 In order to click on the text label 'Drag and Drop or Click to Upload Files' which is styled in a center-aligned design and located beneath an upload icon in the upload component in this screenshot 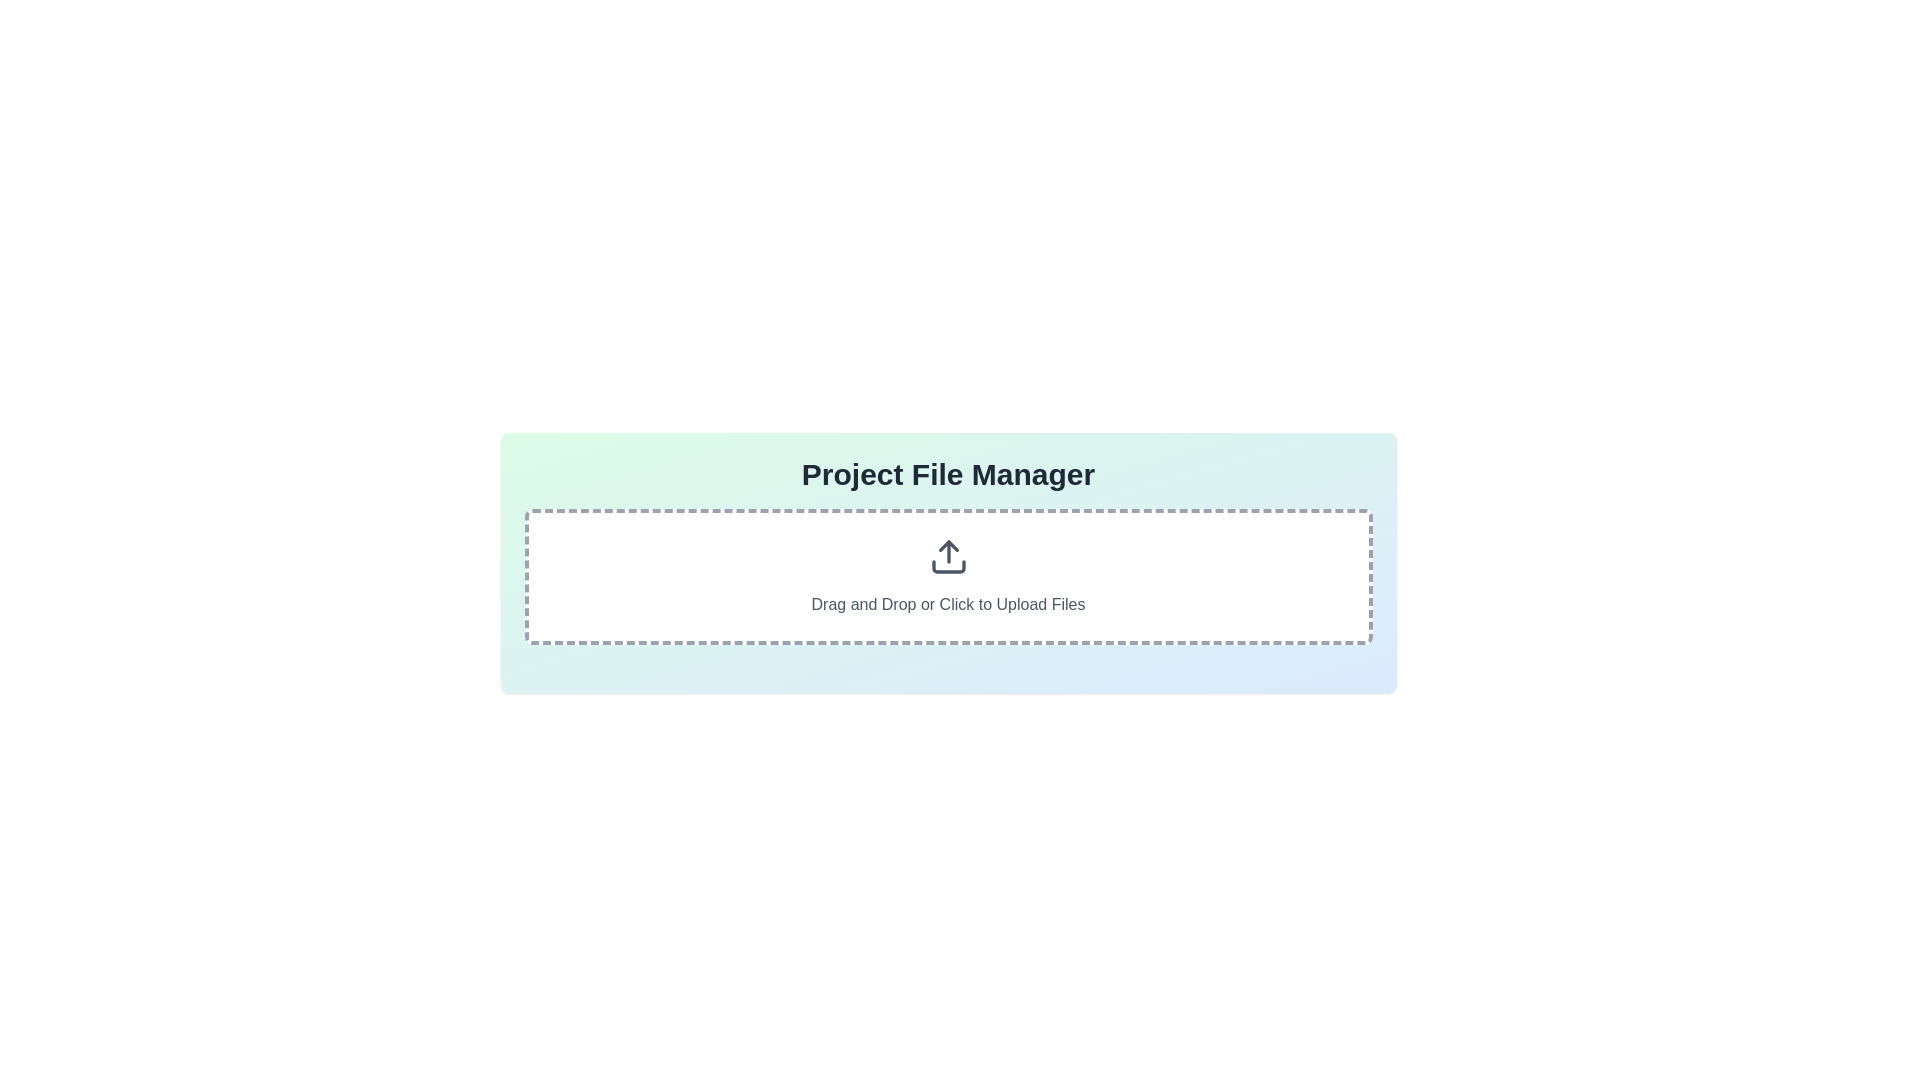, I will do `click(947, 604)`.